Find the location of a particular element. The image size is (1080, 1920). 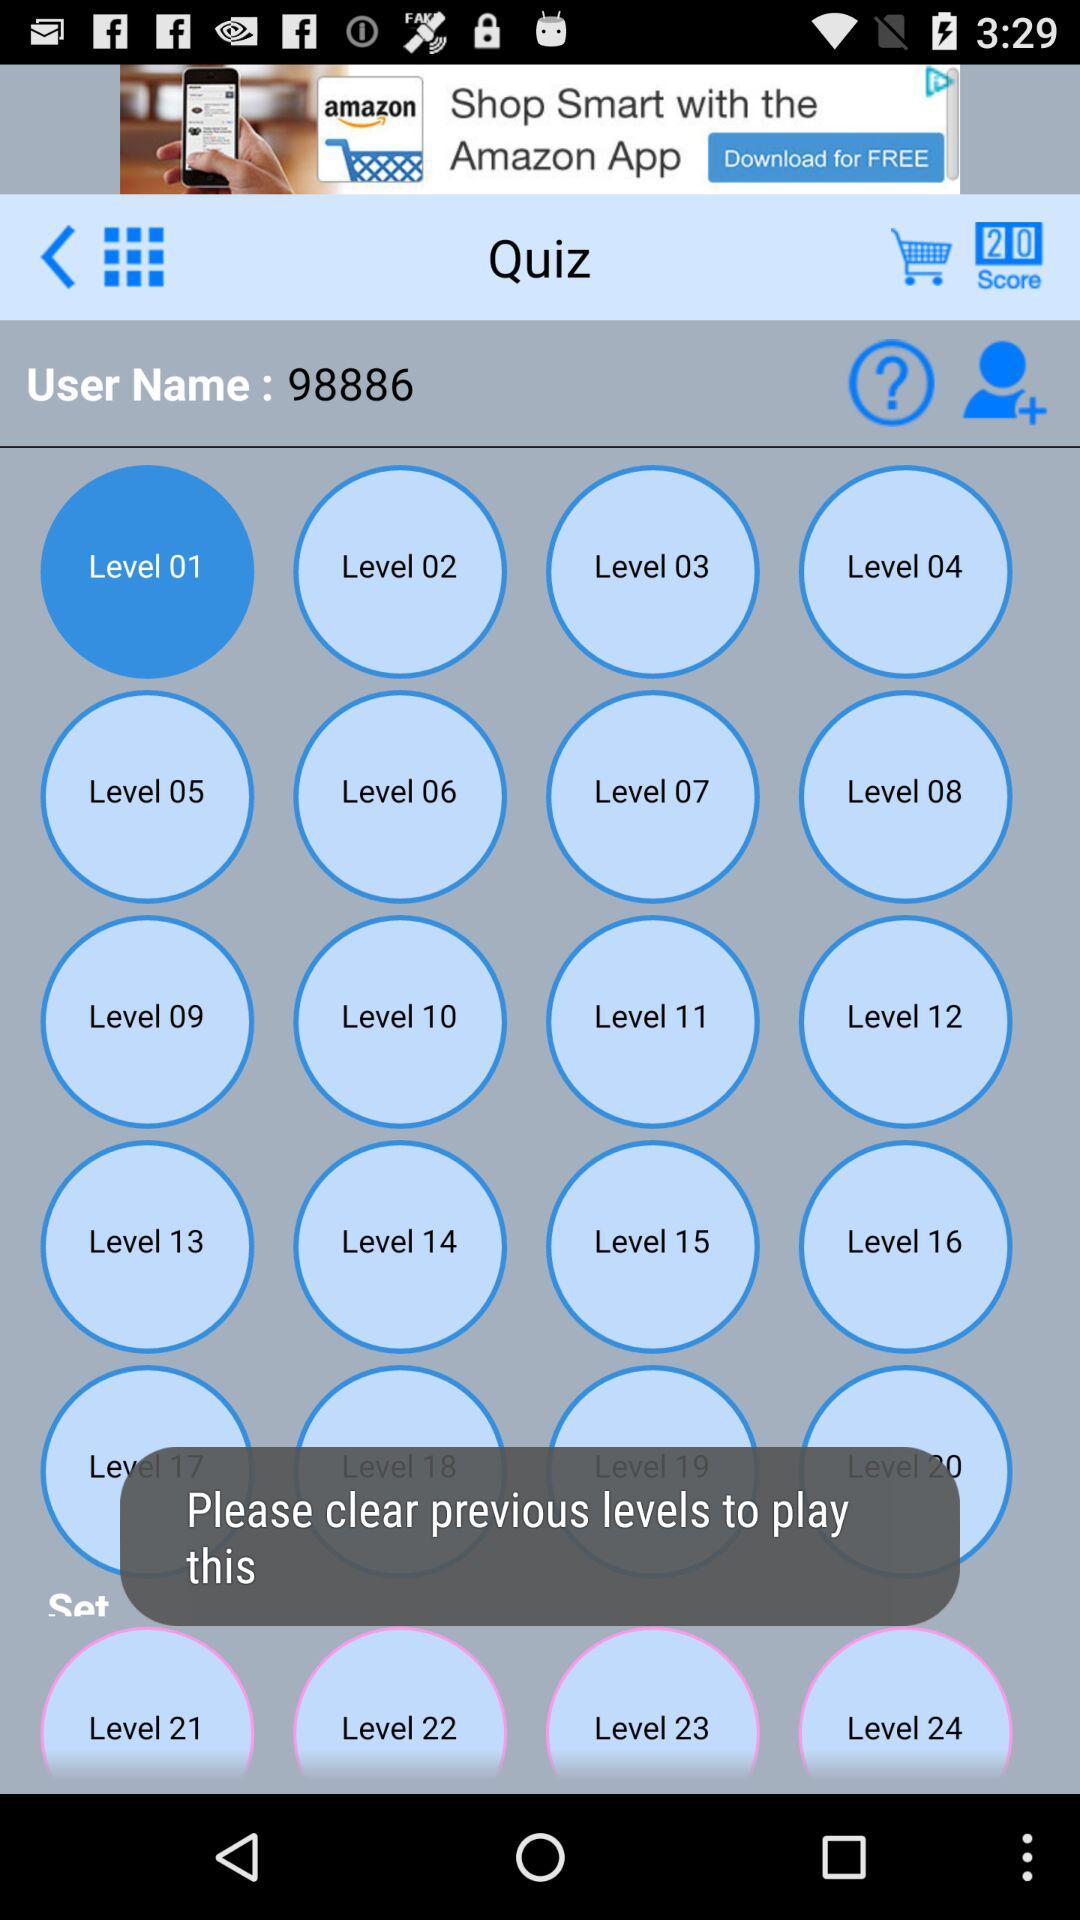

delete is located at coordinates (921, 255).